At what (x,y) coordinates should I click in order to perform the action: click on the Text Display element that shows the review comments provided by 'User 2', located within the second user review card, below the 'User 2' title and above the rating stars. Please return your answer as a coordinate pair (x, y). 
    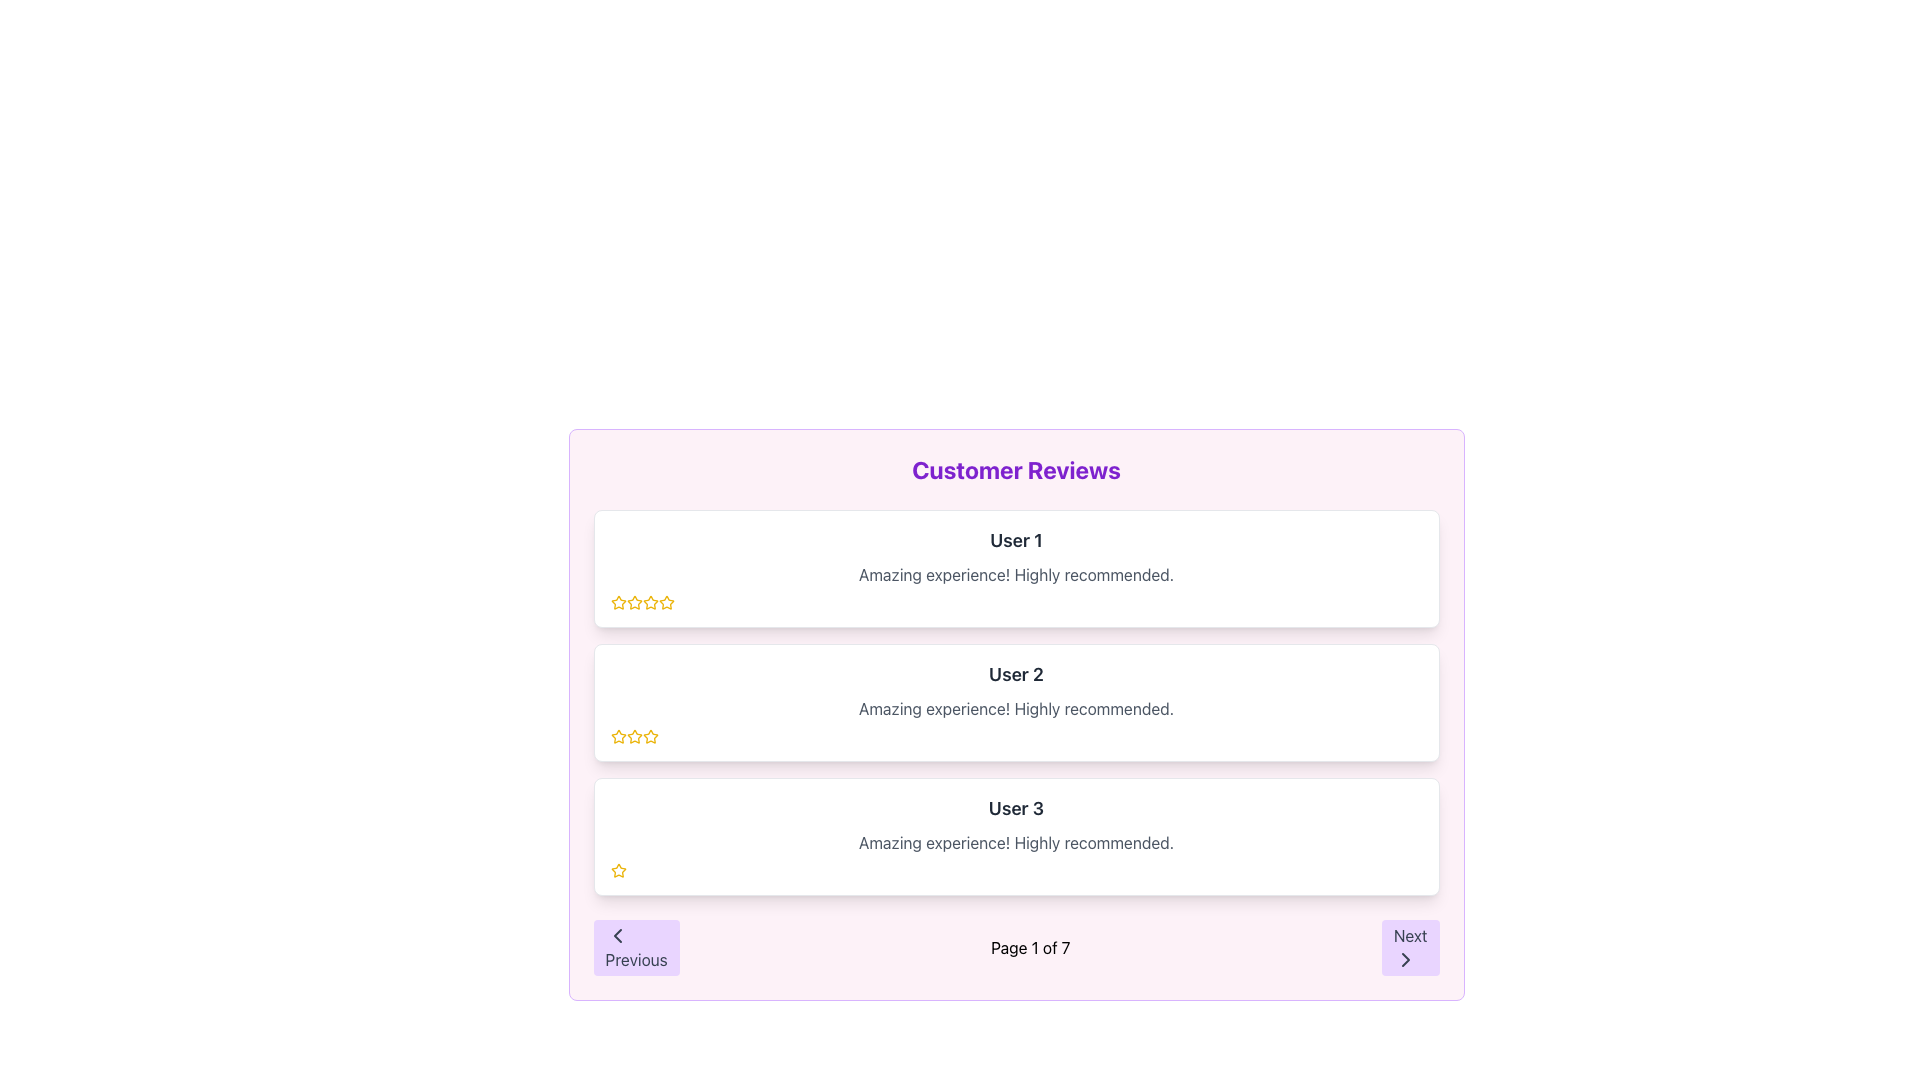
    Looking at the image, I should click on (1016, 708).